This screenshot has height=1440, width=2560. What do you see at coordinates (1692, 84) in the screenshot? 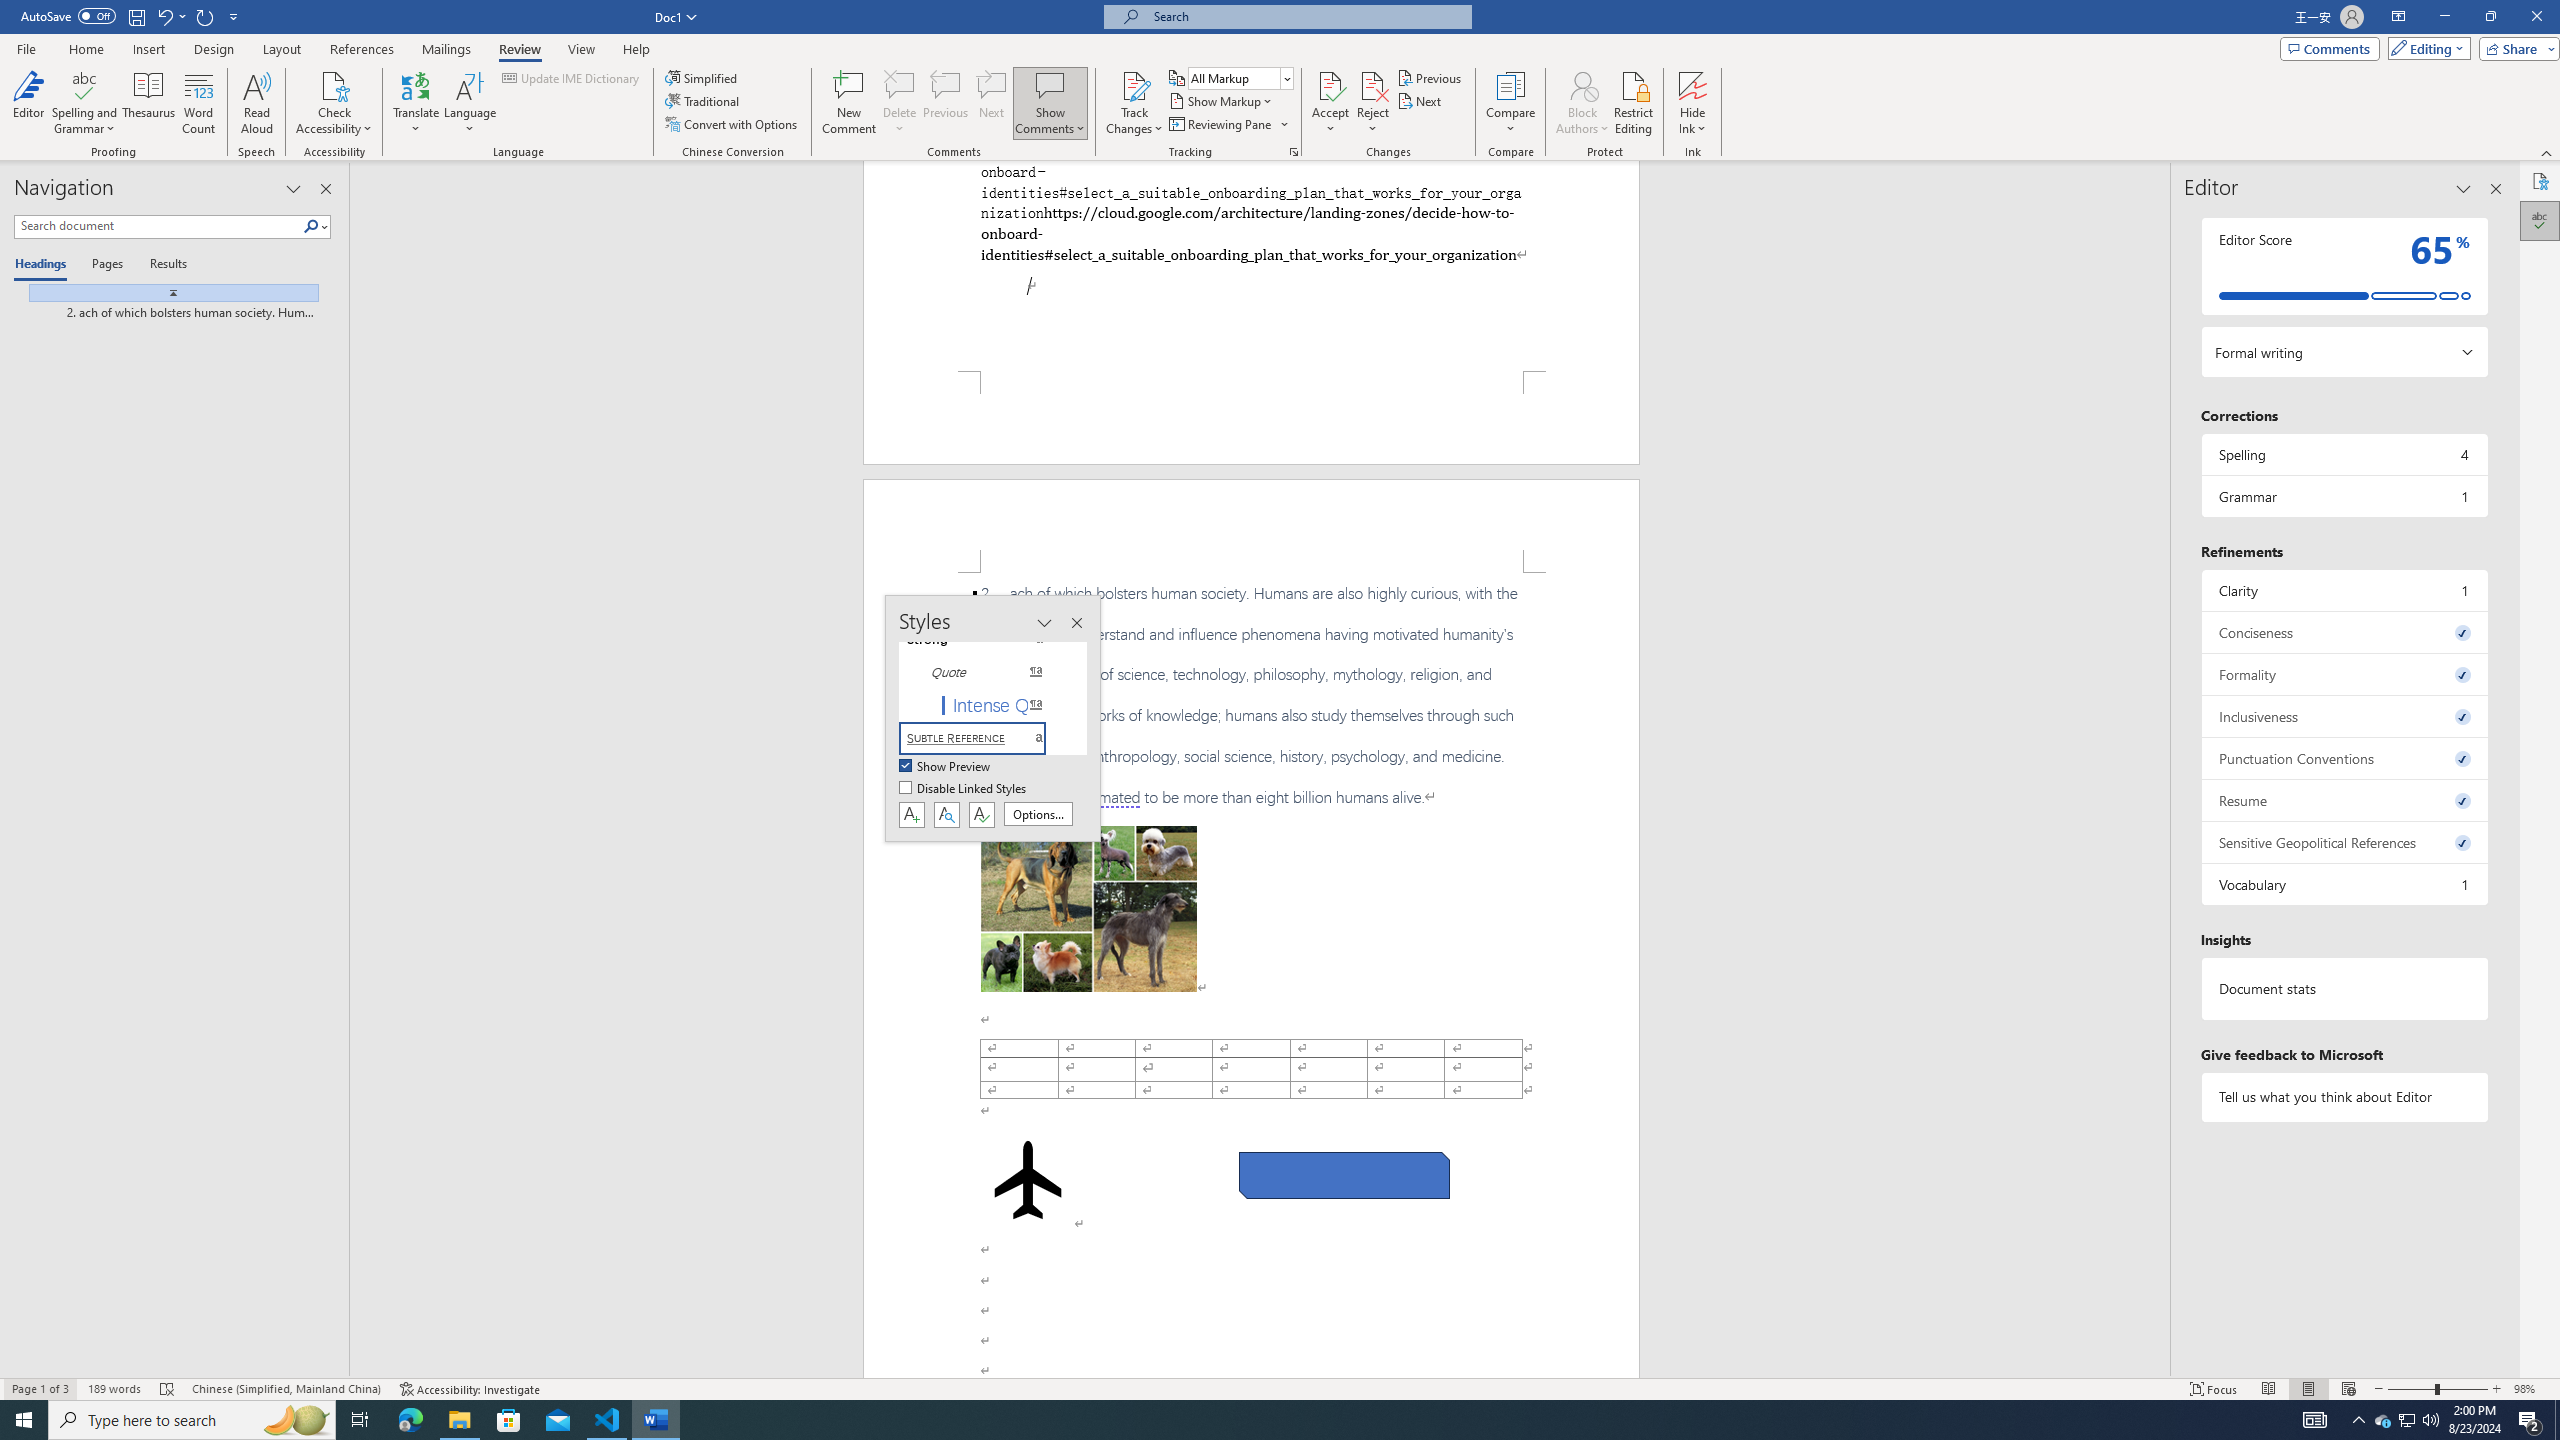
I see `'Hide Ink'` at bounding box center [1692, 84].